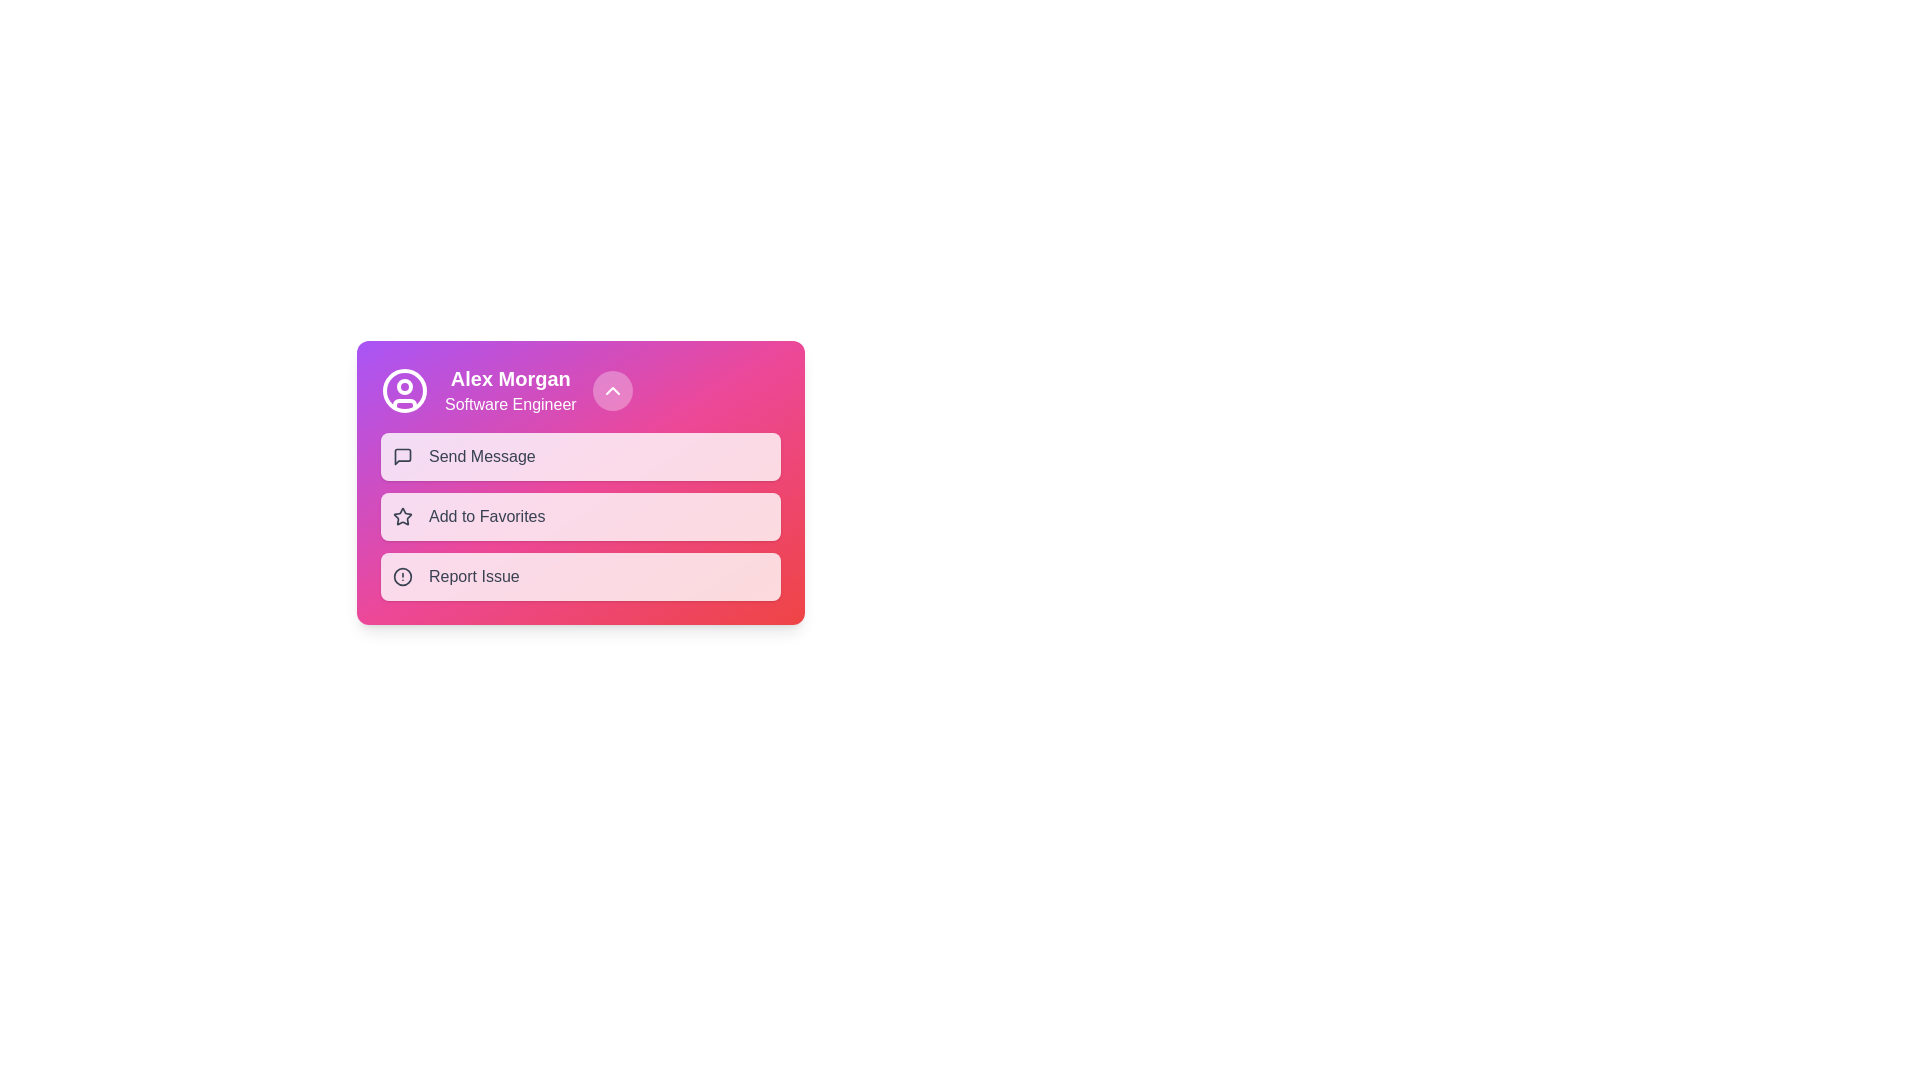 This screenshot has height=1080, width=1920. What do you see at coordinates (402, 515) in the screenshot?
I see `the star icon located to the left of the 'Add to Favorites' label in the second option of the vertical menu` at bounding box center [402, 515].